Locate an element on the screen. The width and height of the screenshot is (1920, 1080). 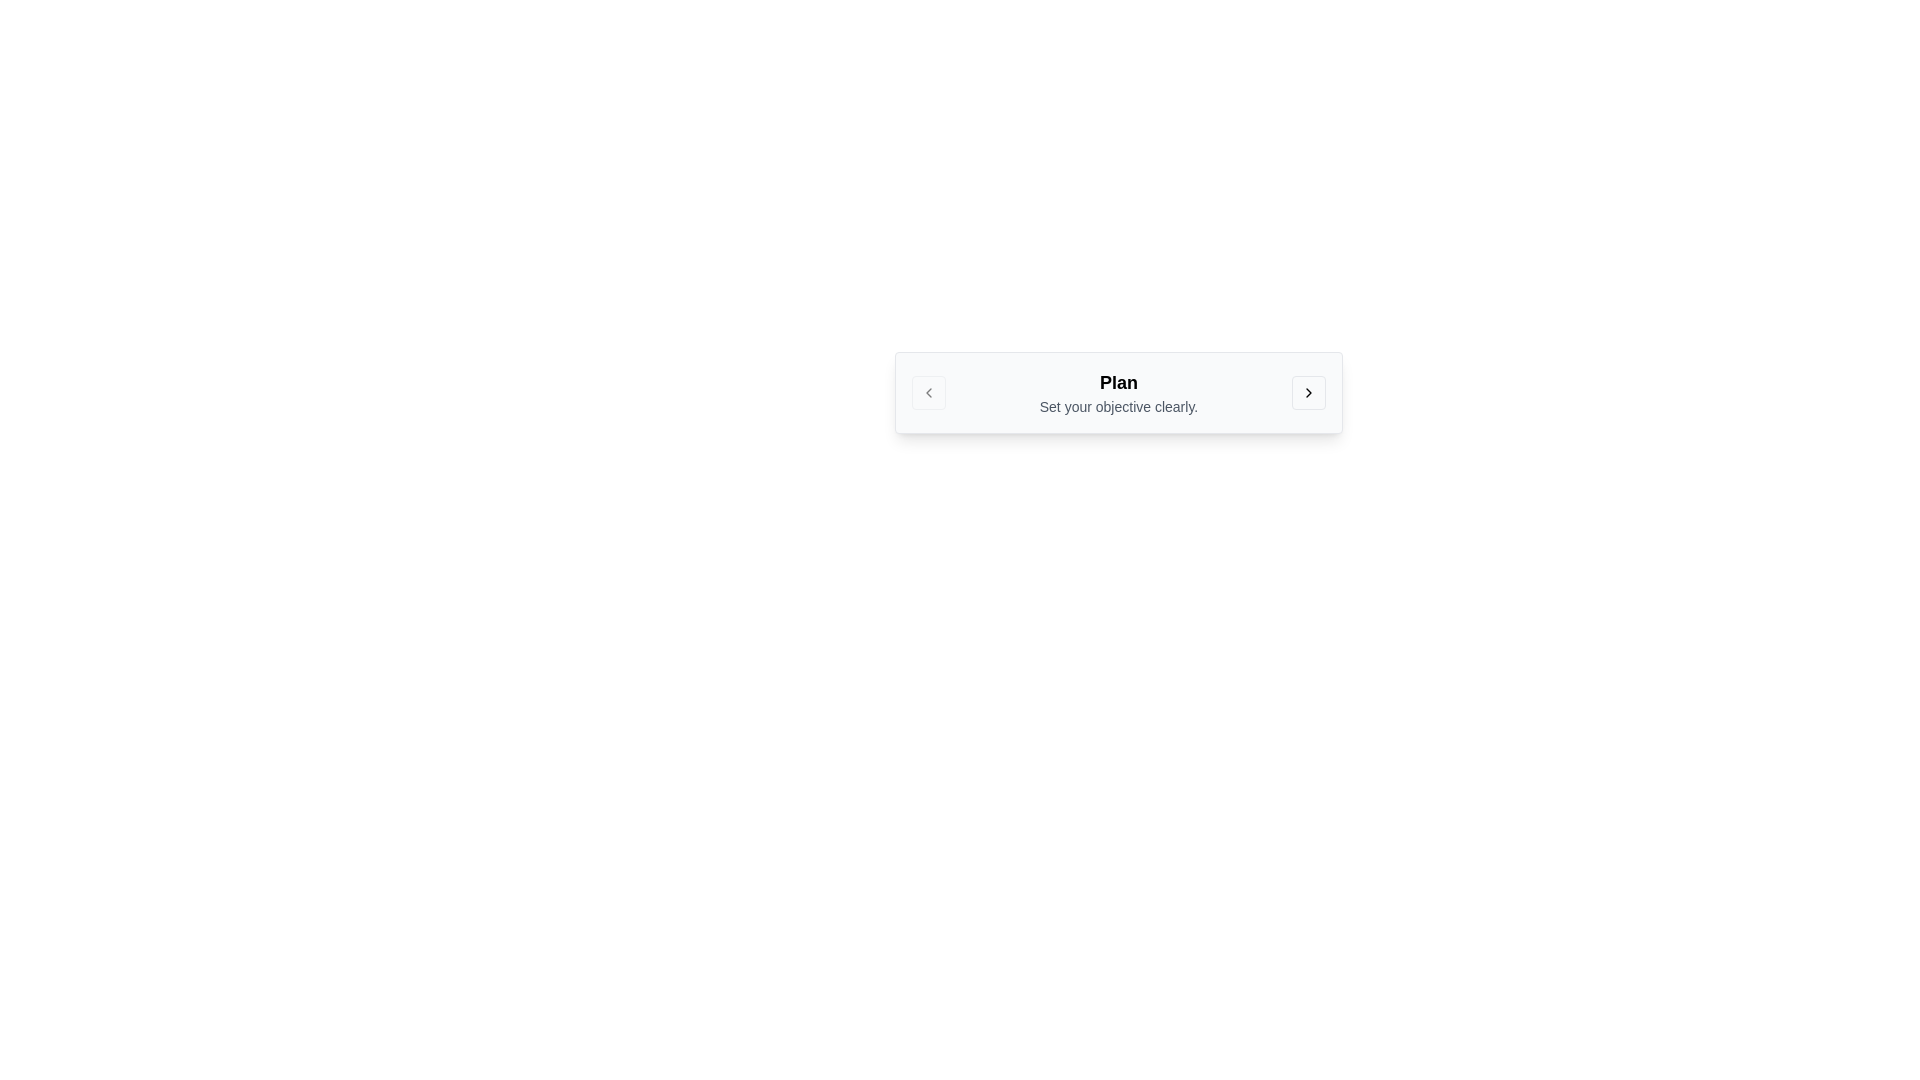
the backward navigation button located to the left of the text 'Plan' in the interface is located at coordinates (928, 393).